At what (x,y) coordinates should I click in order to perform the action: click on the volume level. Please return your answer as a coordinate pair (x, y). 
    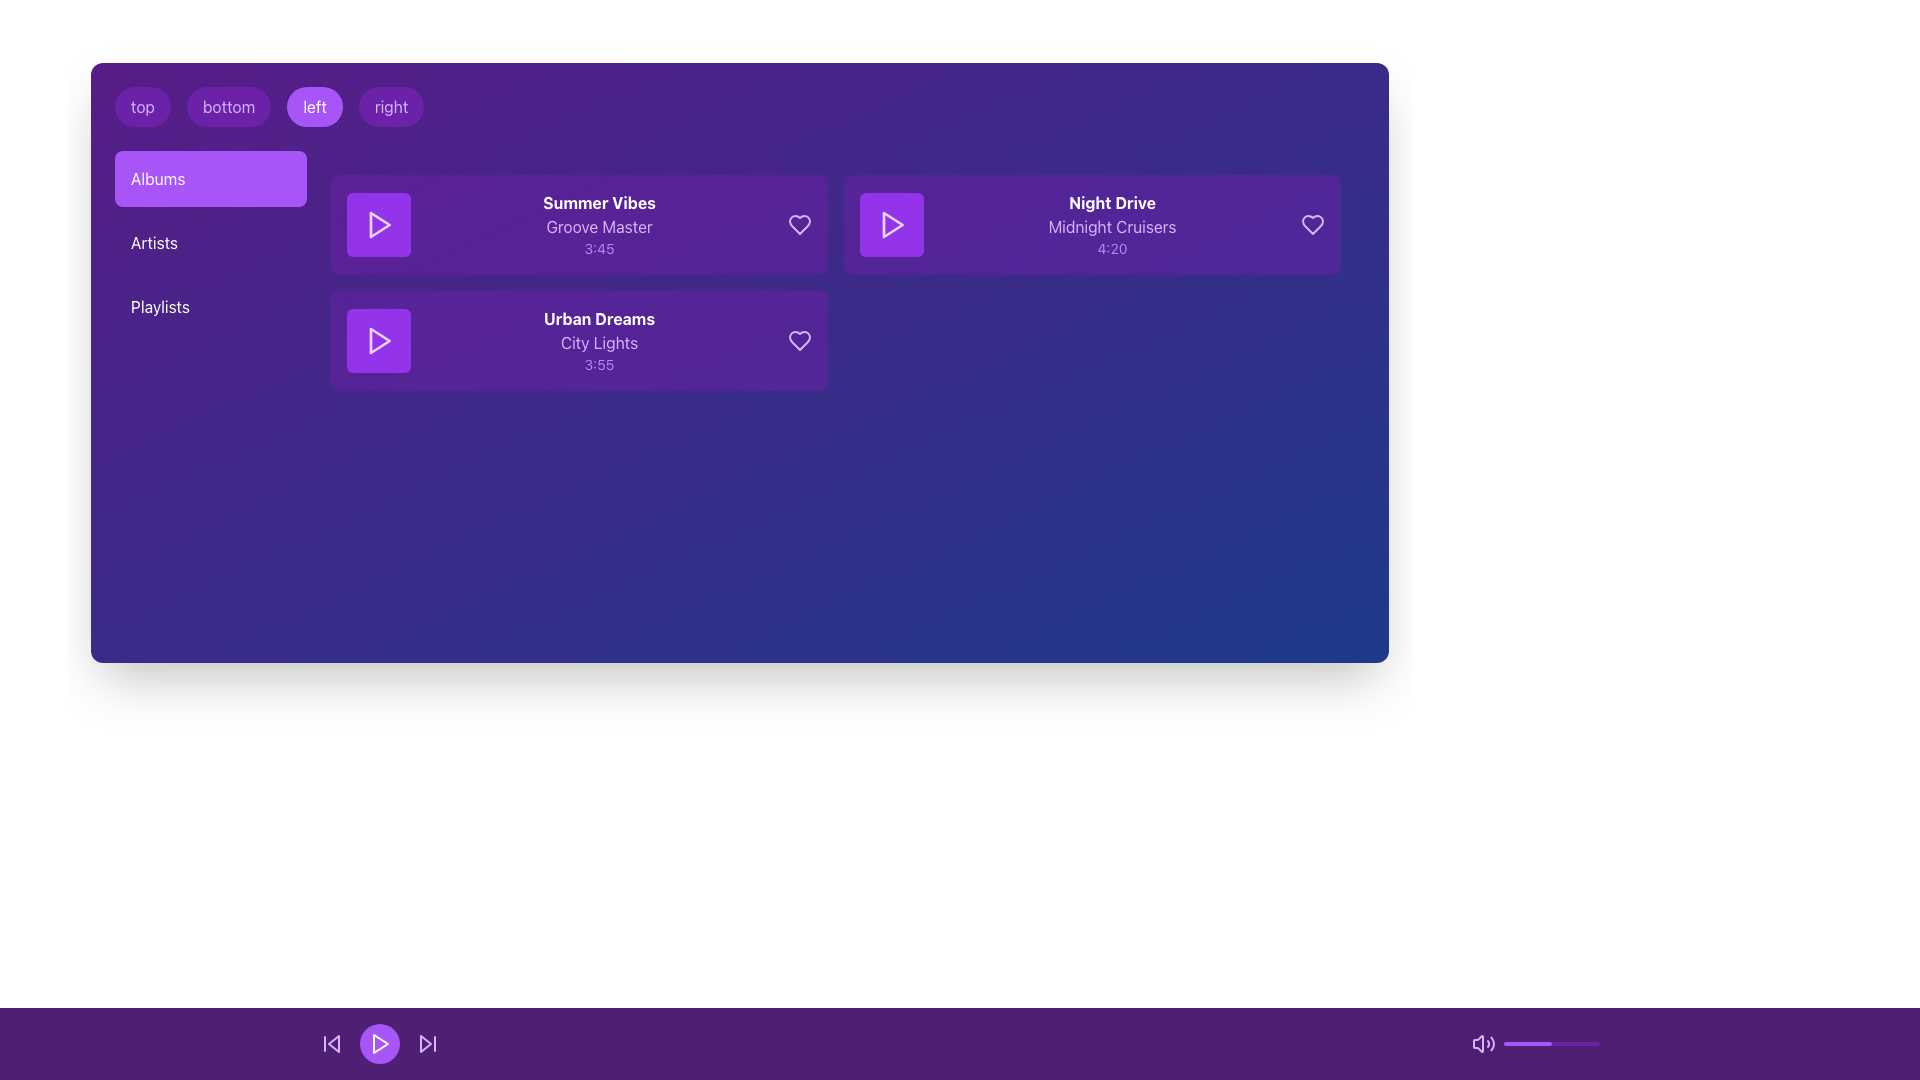
    Looking at the image, I should click on (1592, 1043).